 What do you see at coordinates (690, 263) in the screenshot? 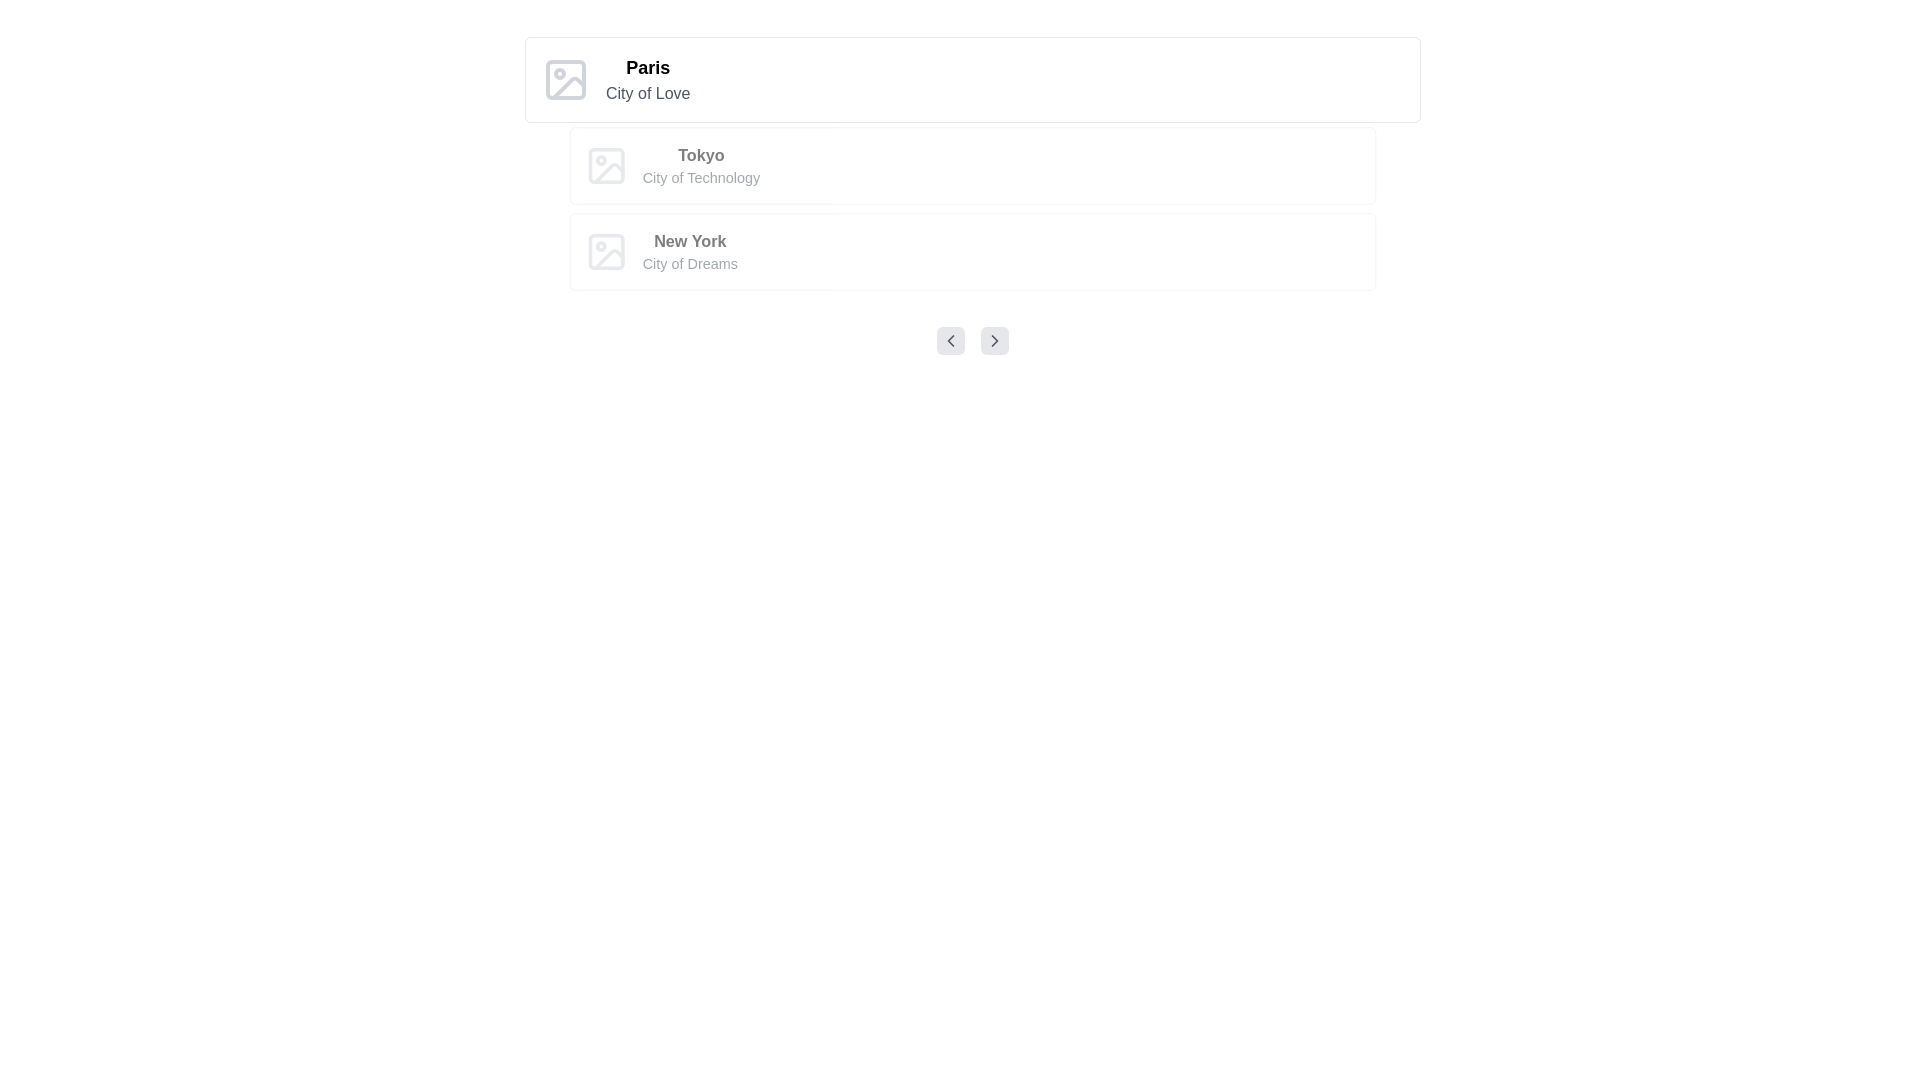
I see `accessibility properties of the text label 'City of Dreams' located below 'New York' in the city information list` at bounding box center [690, 263].